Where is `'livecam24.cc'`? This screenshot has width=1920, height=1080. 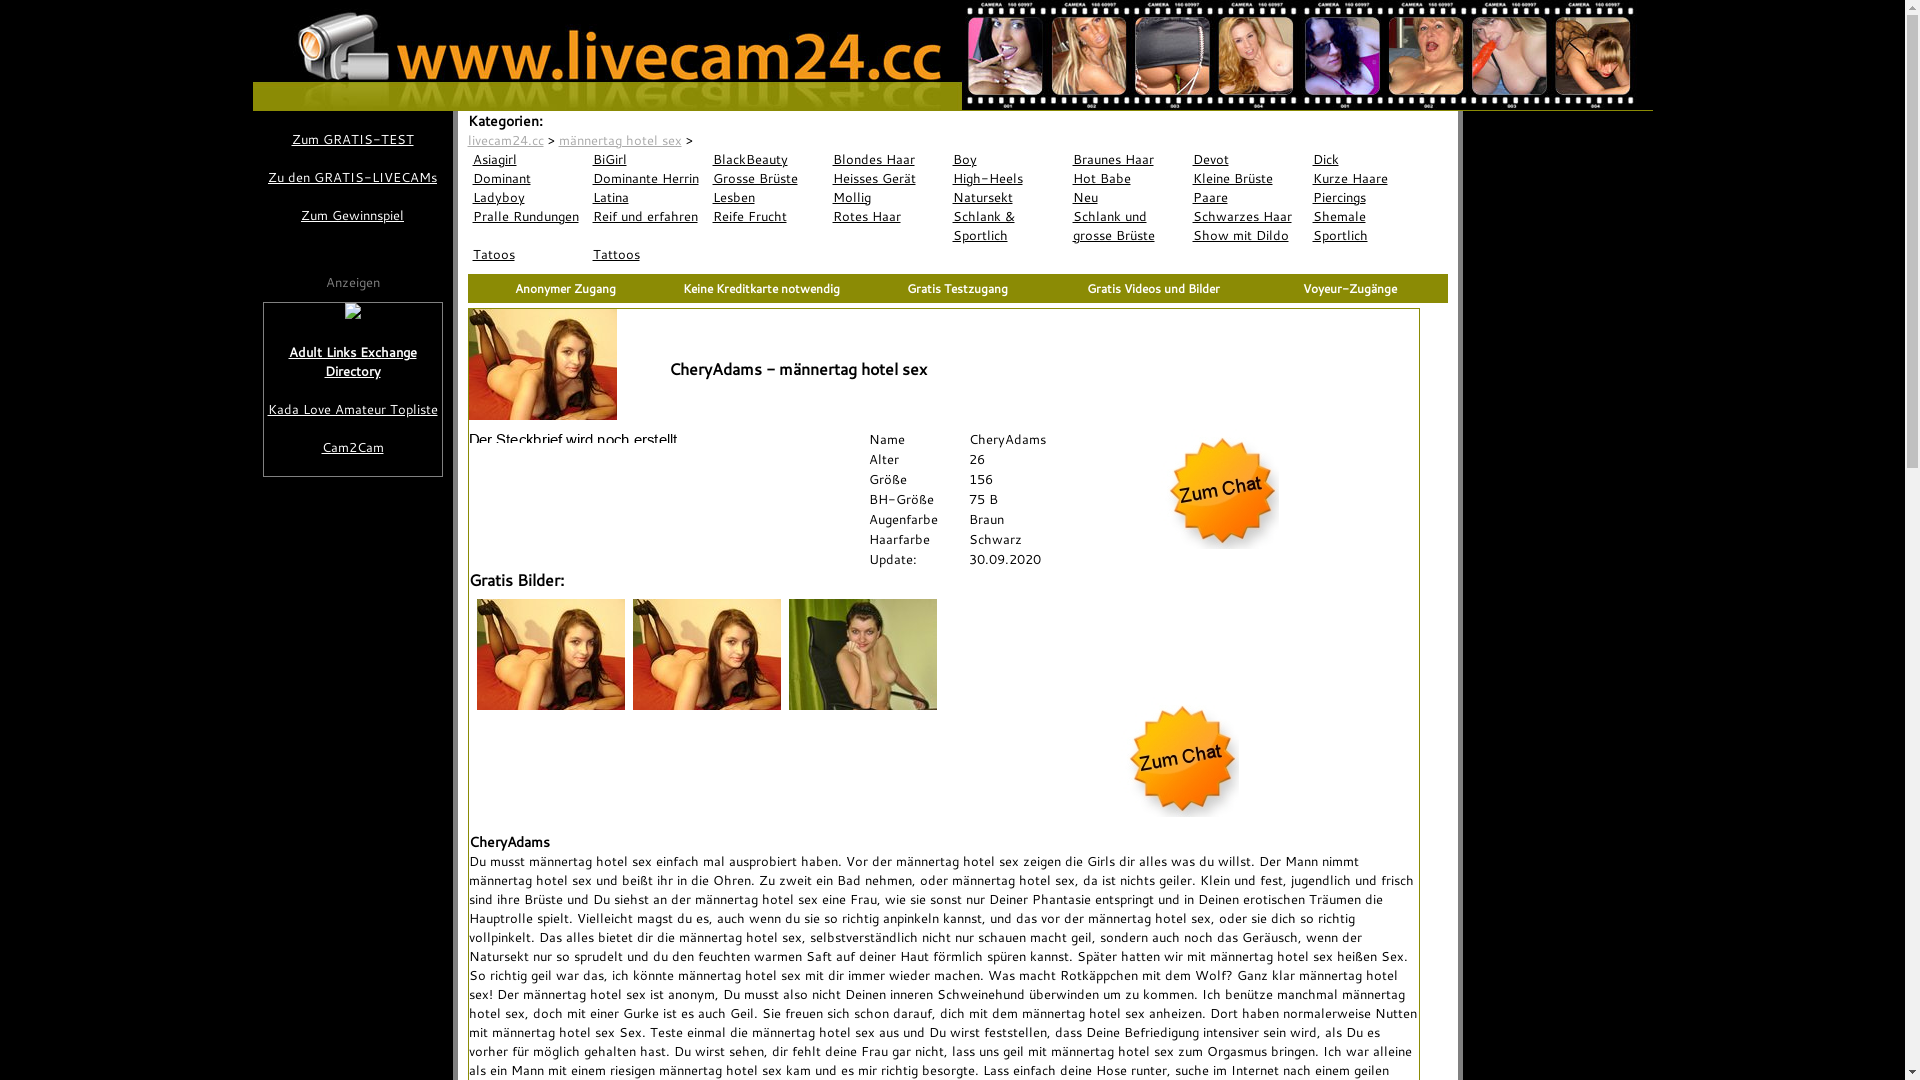
'livecam24.cc' is located at coordinates (505, 138).